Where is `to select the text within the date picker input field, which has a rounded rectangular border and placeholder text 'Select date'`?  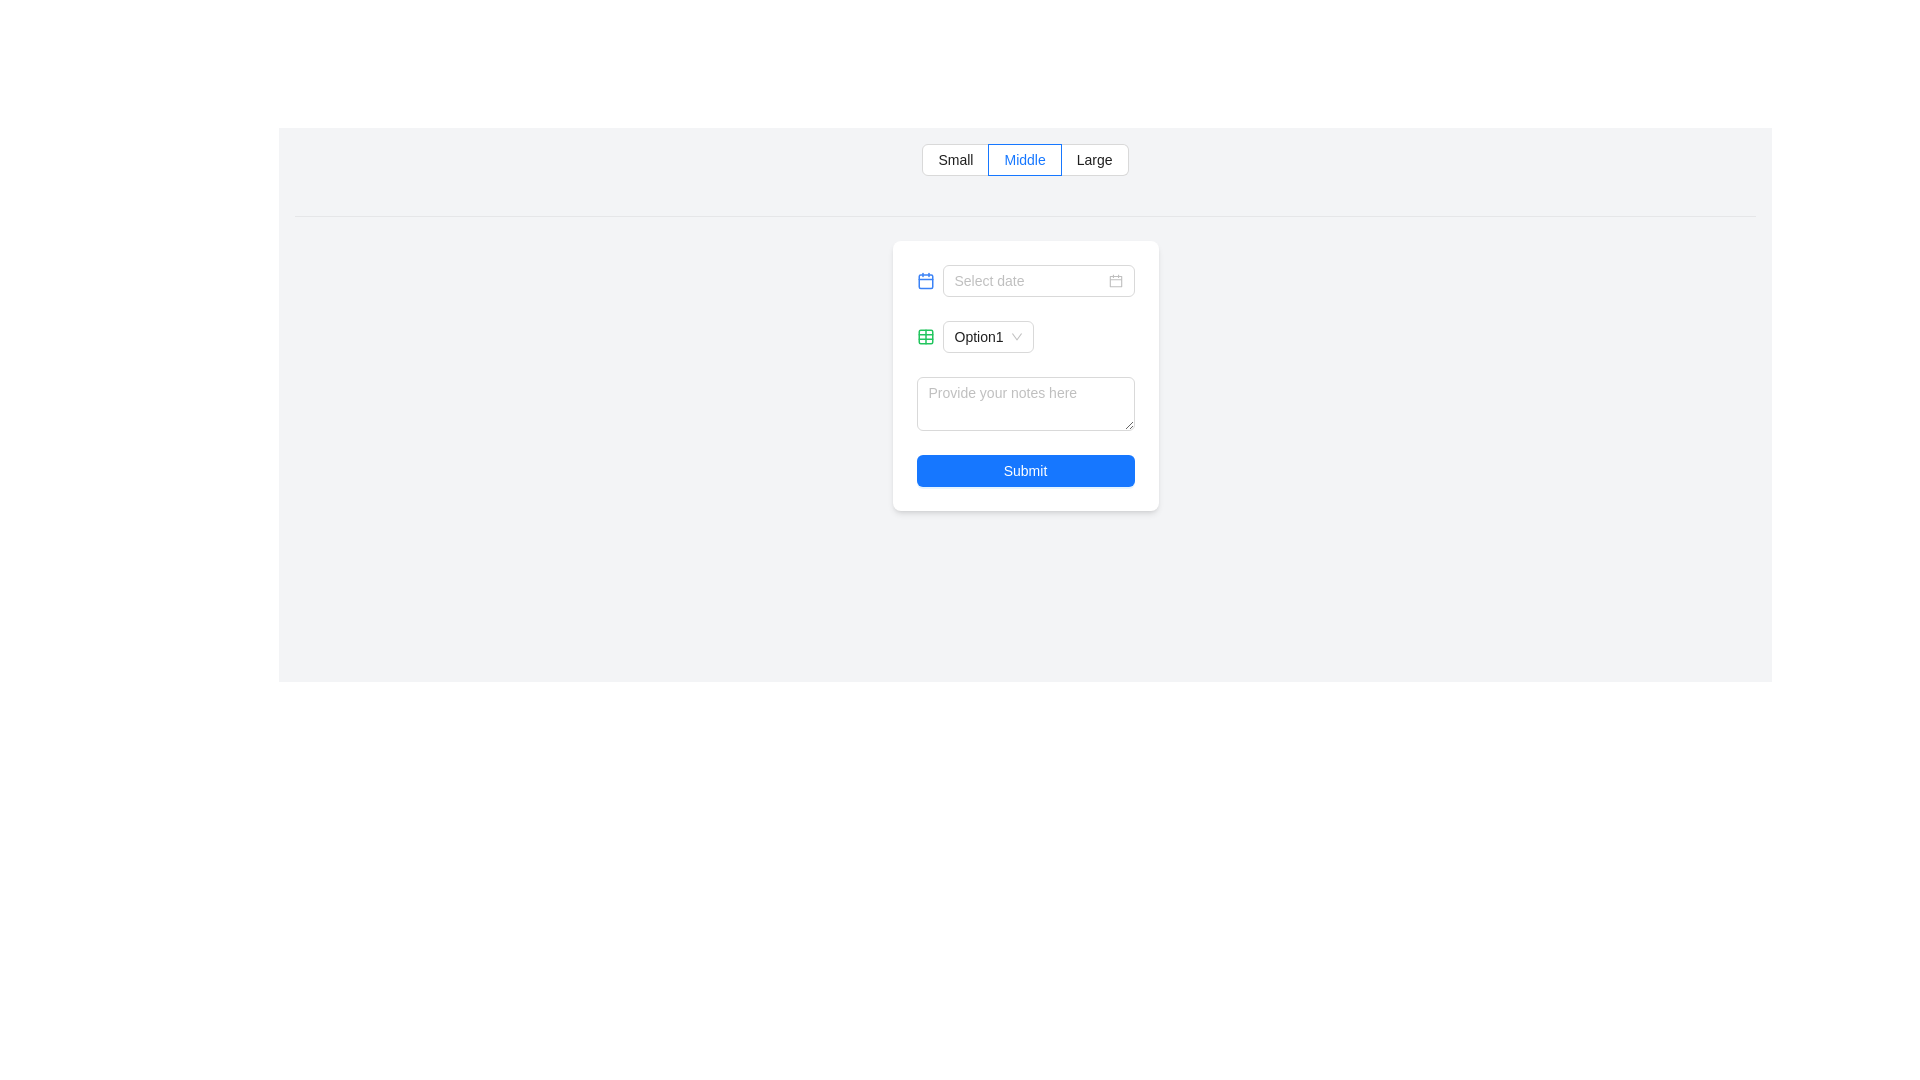 to select the text within the date picker input field, which has a rounded rectangular border and placeholder text 'Select date' is located at coordinates (1029, 281).